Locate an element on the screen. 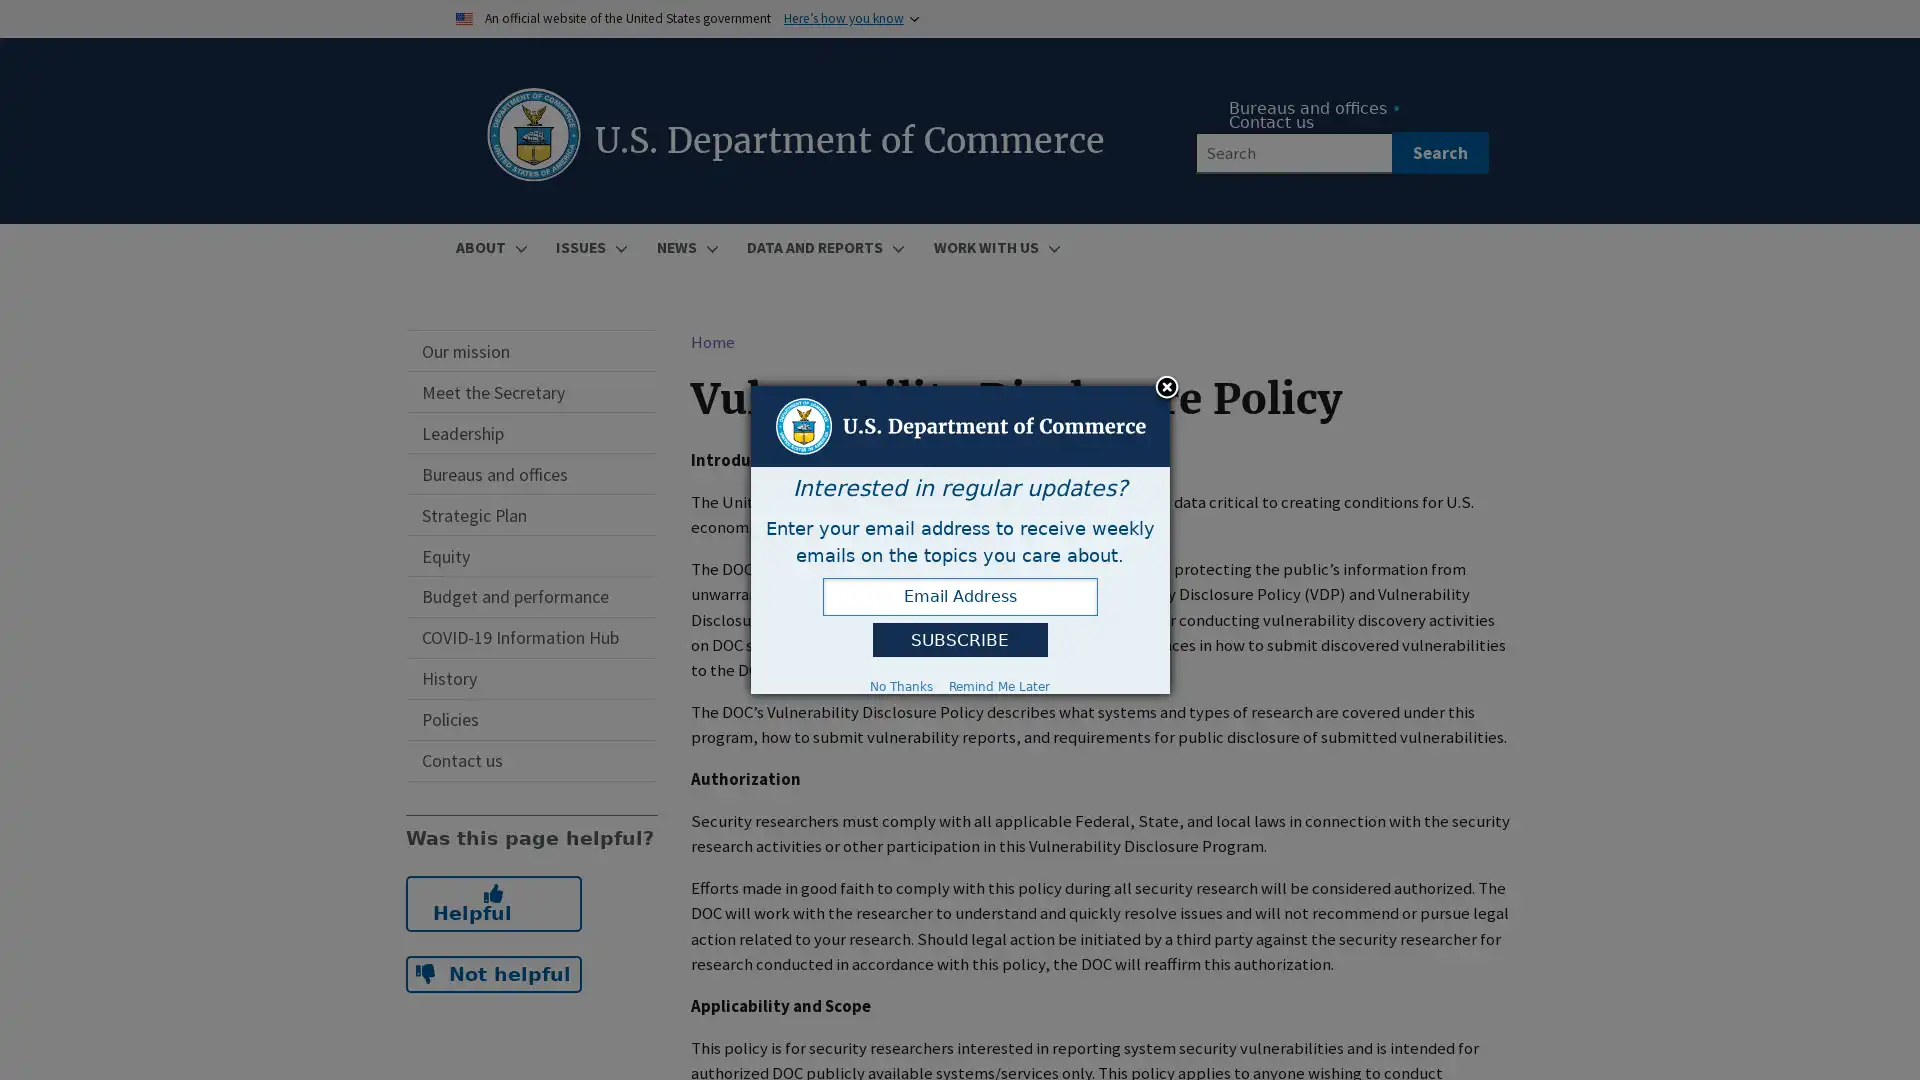 The height and width of the screenshot is (1080, 1920). Not helpful is located at coordinates (493, 973).